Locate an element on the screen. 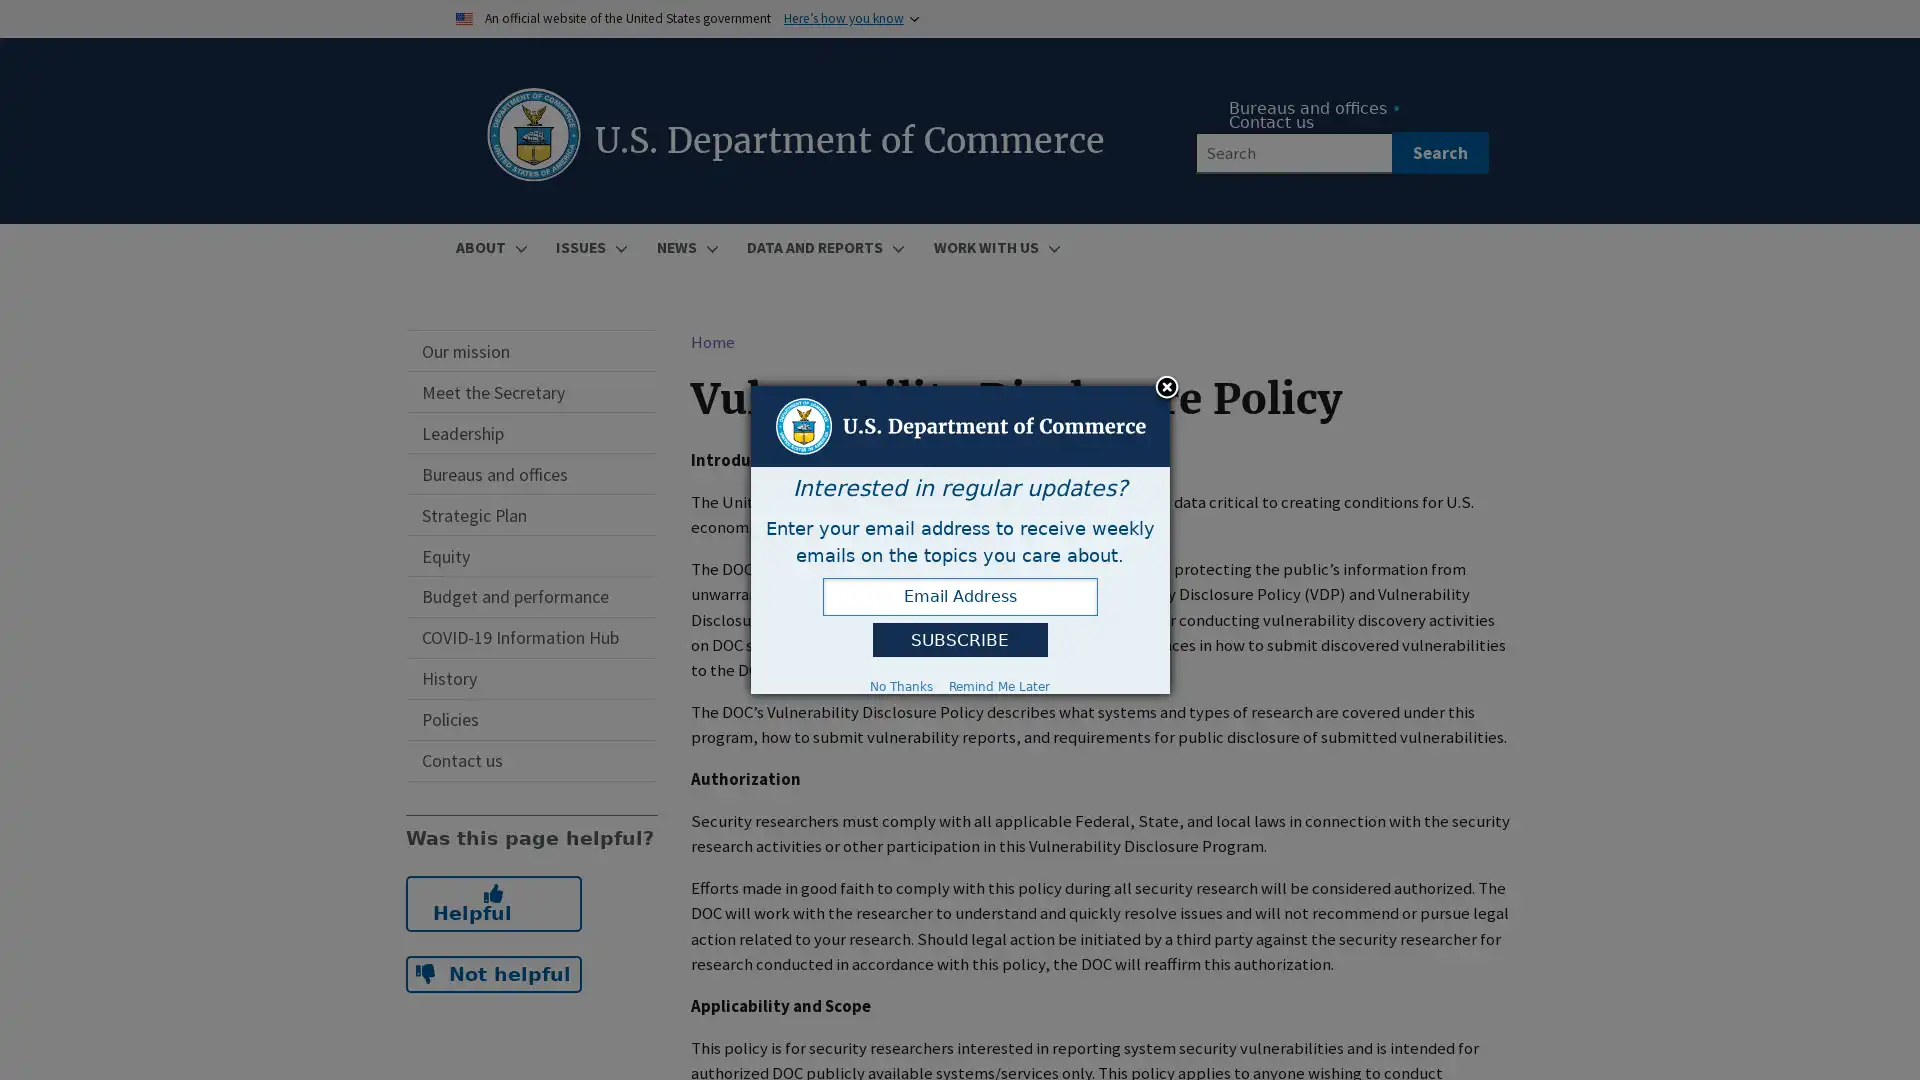 The height and width of the screenshot is (1080, 1920). Not helpful is located at coordinates (493, 973).